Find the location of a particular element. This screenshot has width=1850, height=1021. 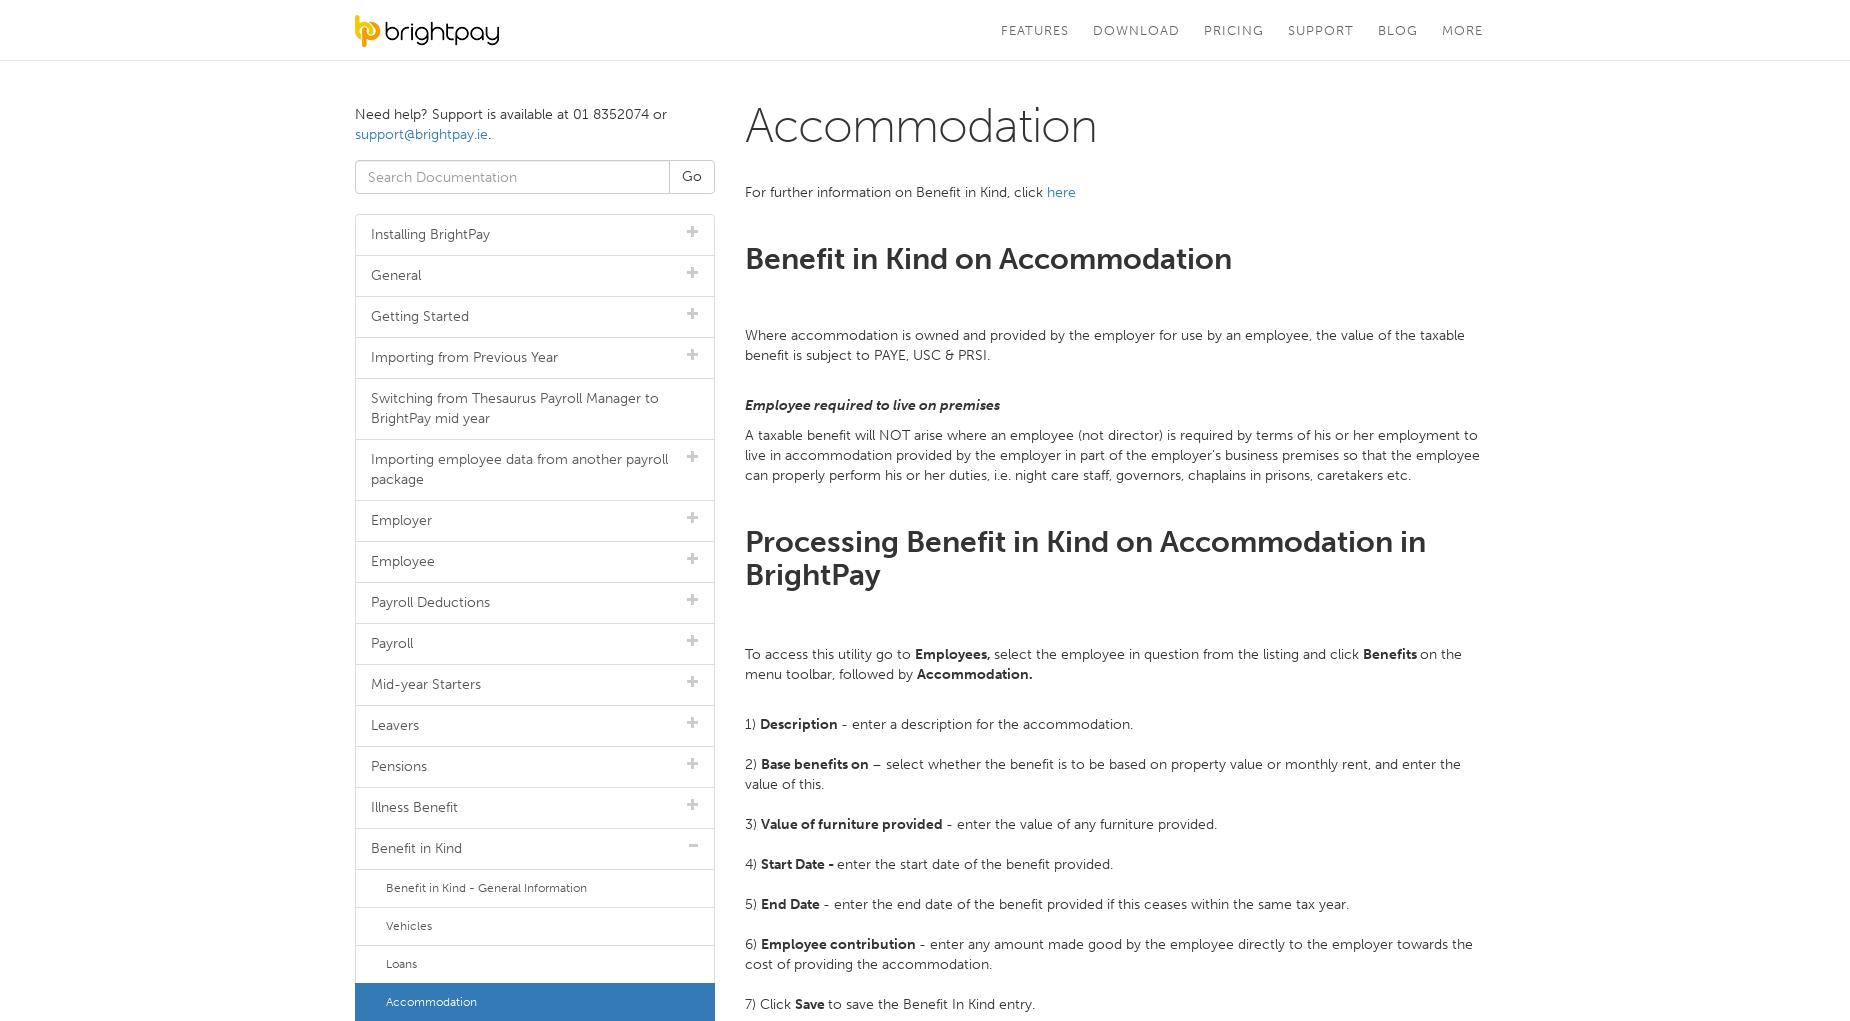

'Employee required to live on premises' is located at coordinates (744, 403).